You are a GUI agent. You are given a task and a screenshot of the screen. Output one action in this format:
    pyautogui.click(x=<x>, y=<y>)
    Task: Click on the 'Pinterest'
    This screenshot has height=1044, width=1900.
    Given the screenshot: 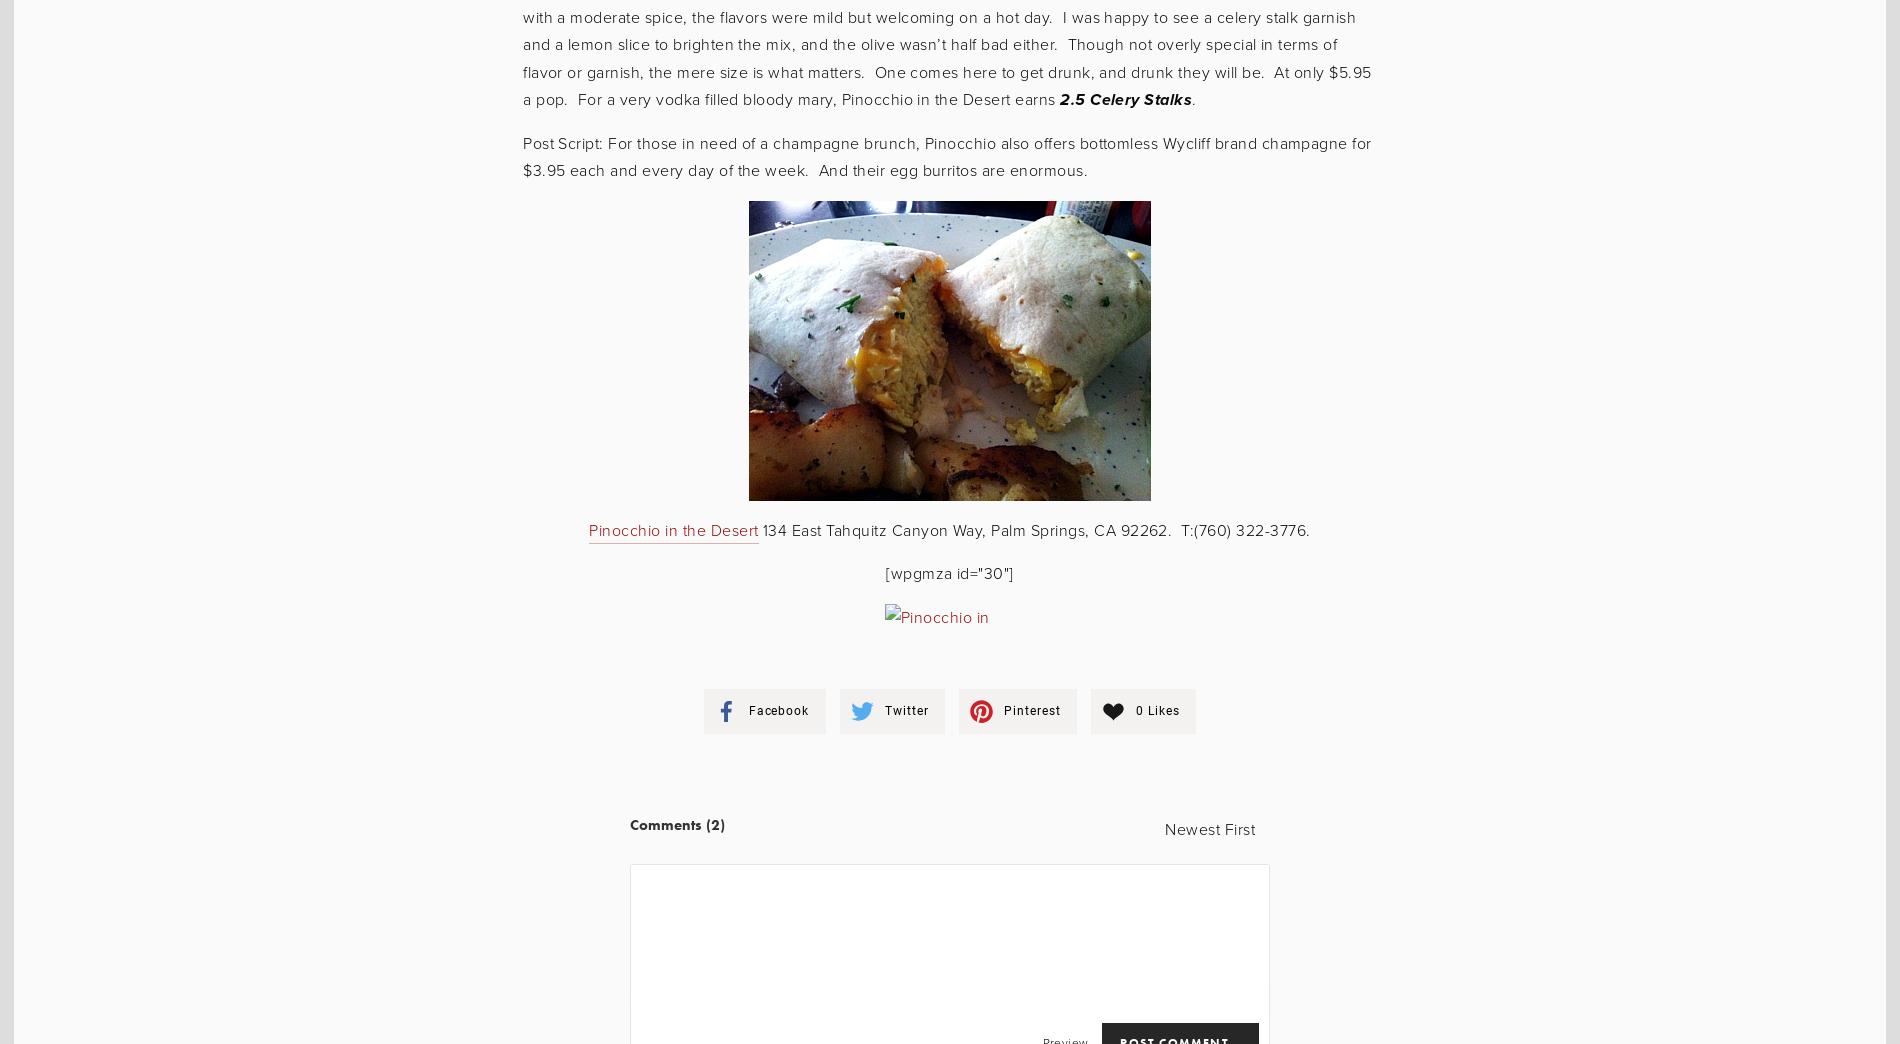 What is the action you would take?
    pyautogui.click(x=1032, y=709)
    